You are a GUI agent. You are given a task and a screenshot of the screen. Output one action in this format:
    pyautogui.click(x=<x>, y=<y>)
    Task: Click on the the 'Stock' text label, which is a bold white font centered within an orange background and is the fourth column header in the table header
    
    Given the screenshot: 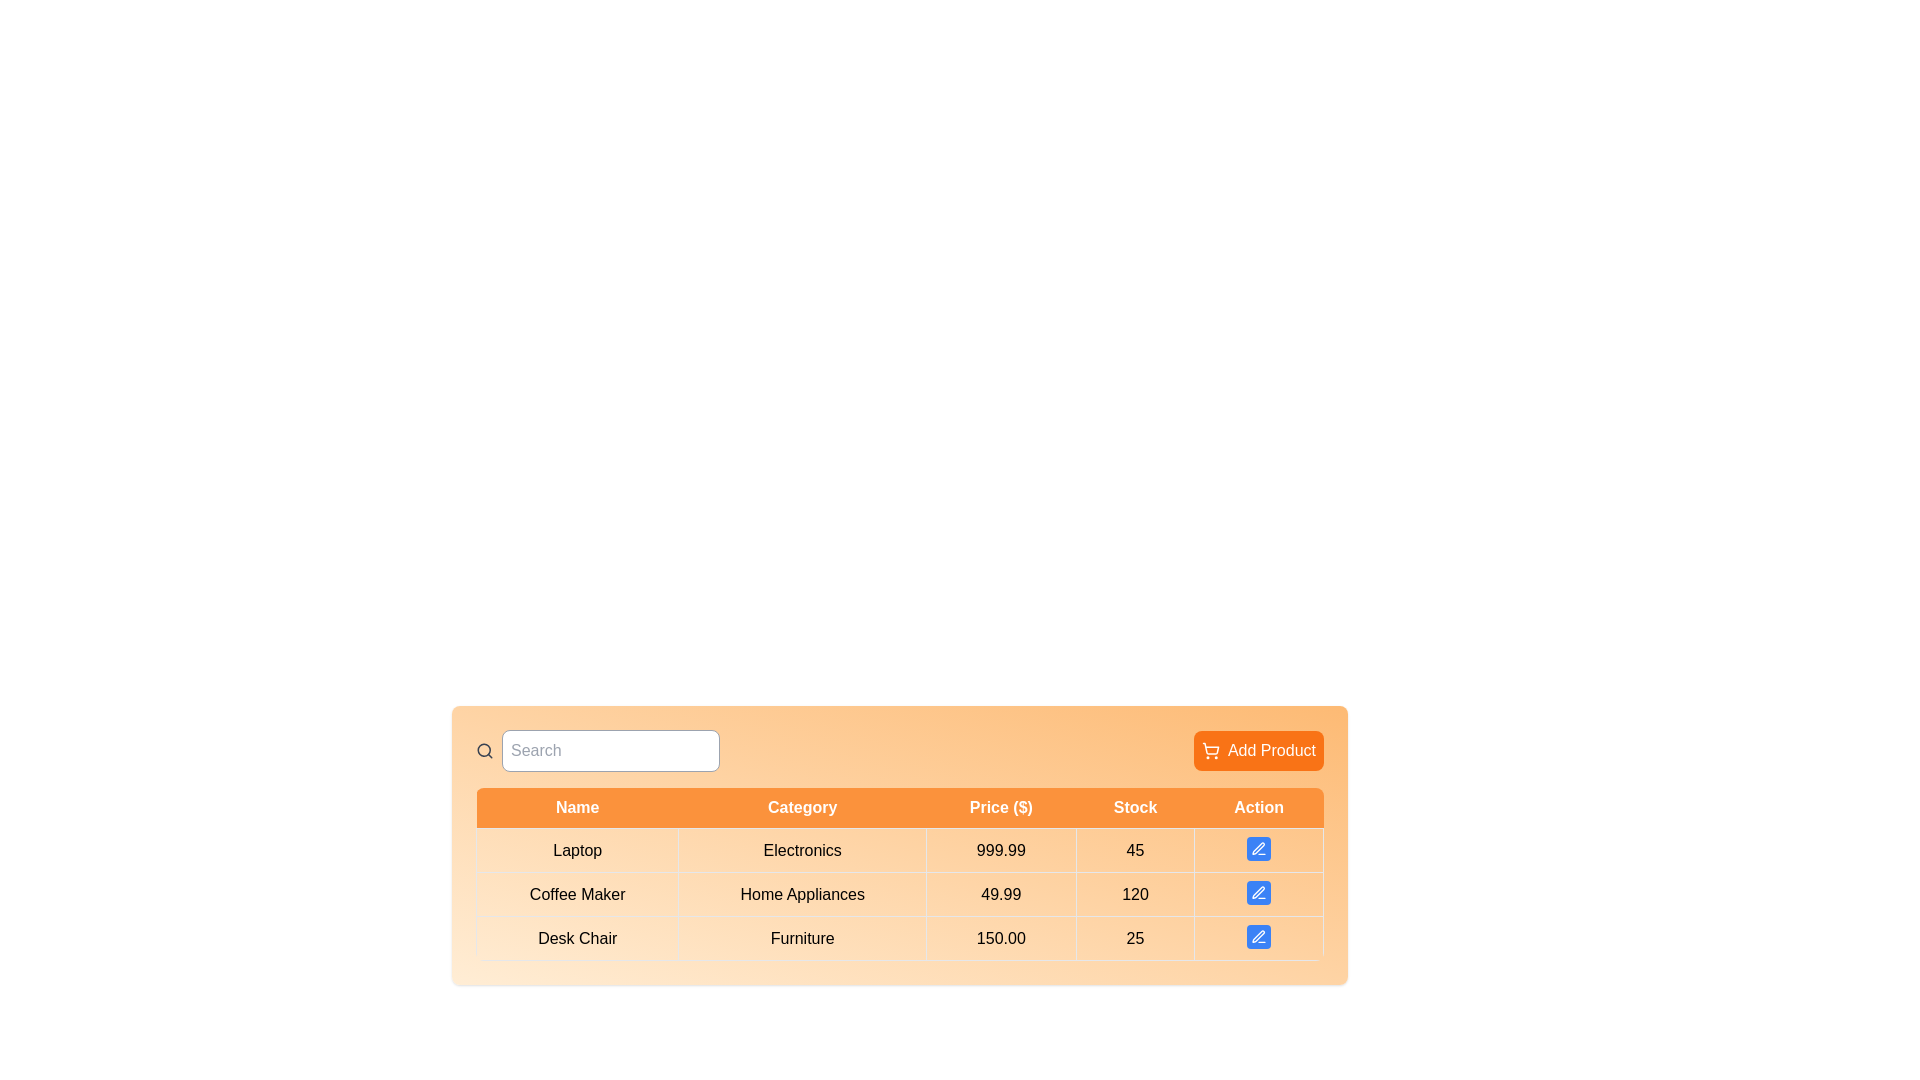 What is the action you would take?
    pyautogui.click(x=1135, y=807)
    